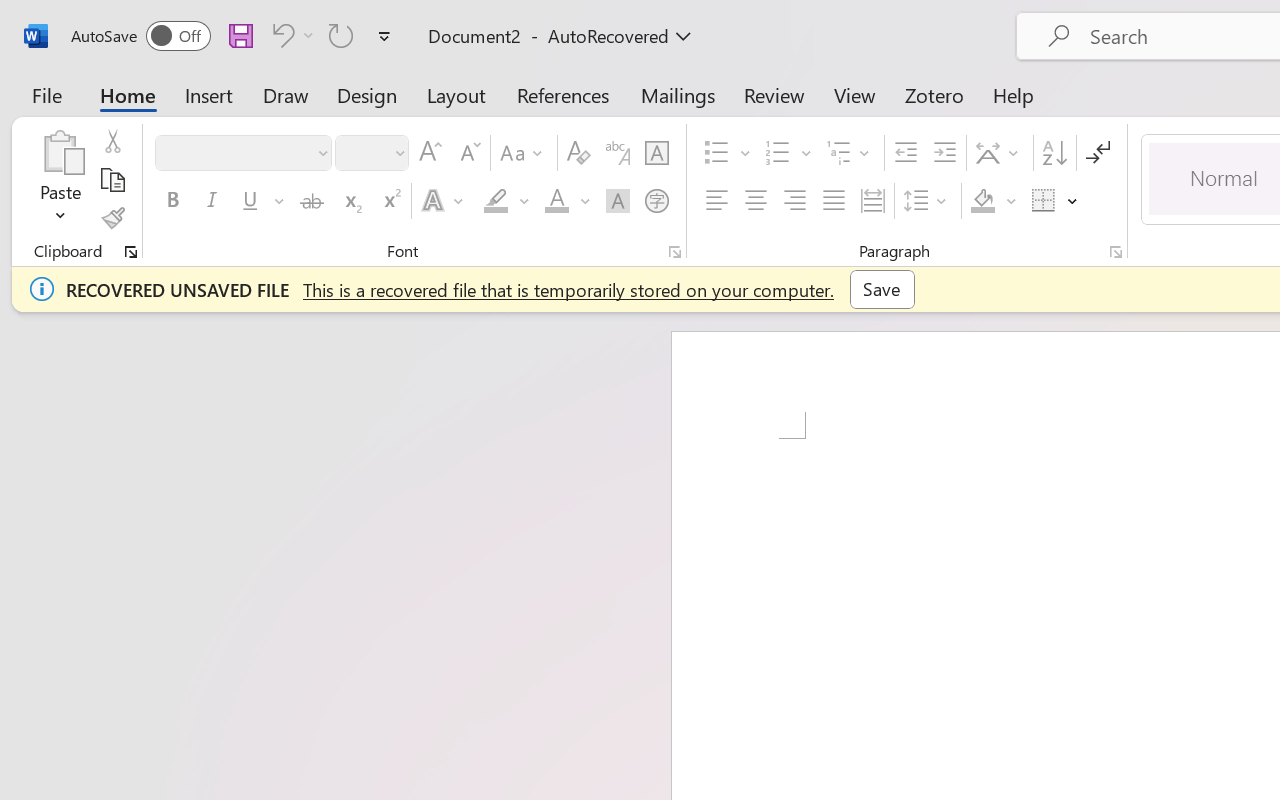 This screenshot has width=1280, height=800. What do you see at coordinates (716, 201) in the screenshot?
I see `'Align Left'` at bounding box center [716, 201].